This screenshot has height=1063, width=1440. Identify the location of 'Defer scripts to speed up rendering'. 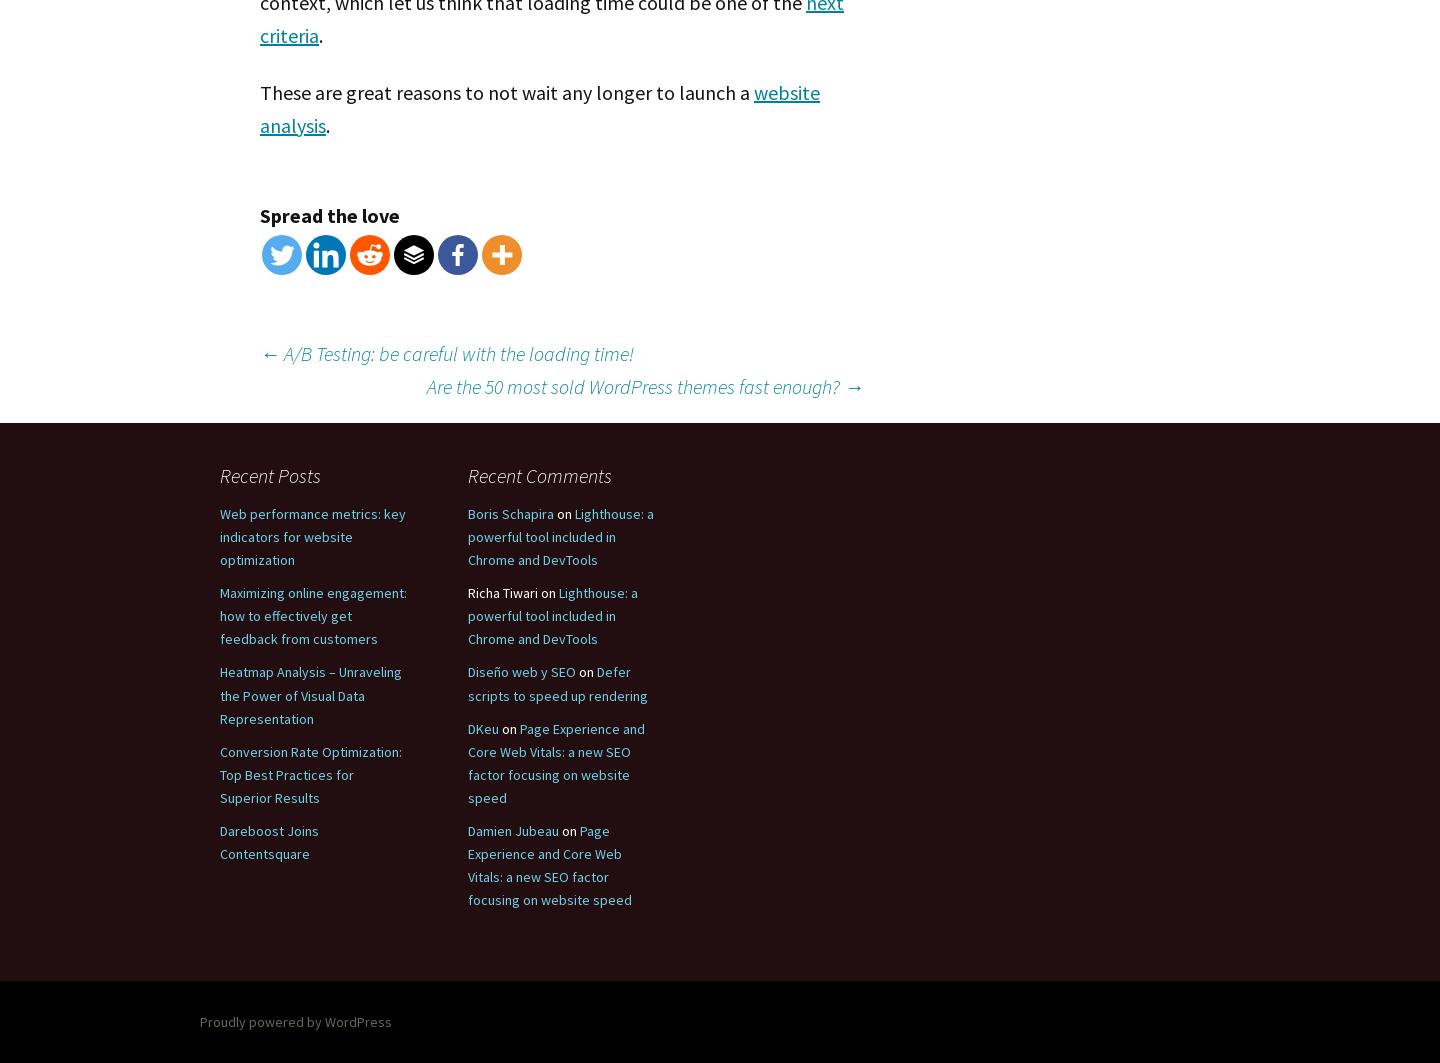
(558, 682).